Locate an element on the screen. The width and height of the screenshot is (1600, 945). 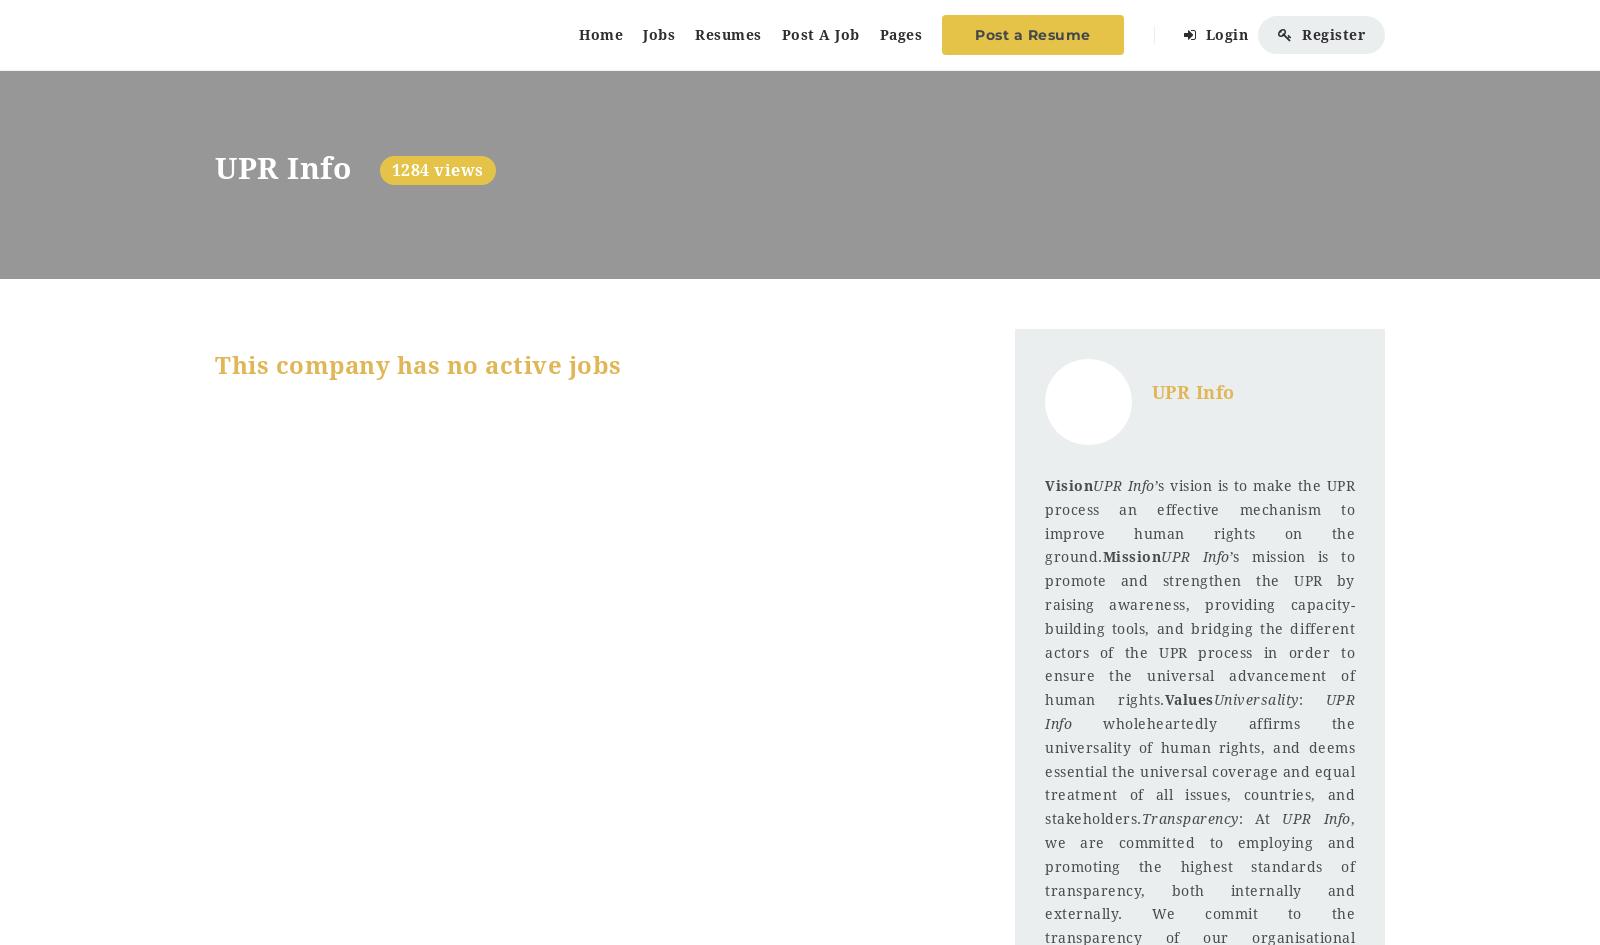
'Pages' is located at coordinates (899, 34).